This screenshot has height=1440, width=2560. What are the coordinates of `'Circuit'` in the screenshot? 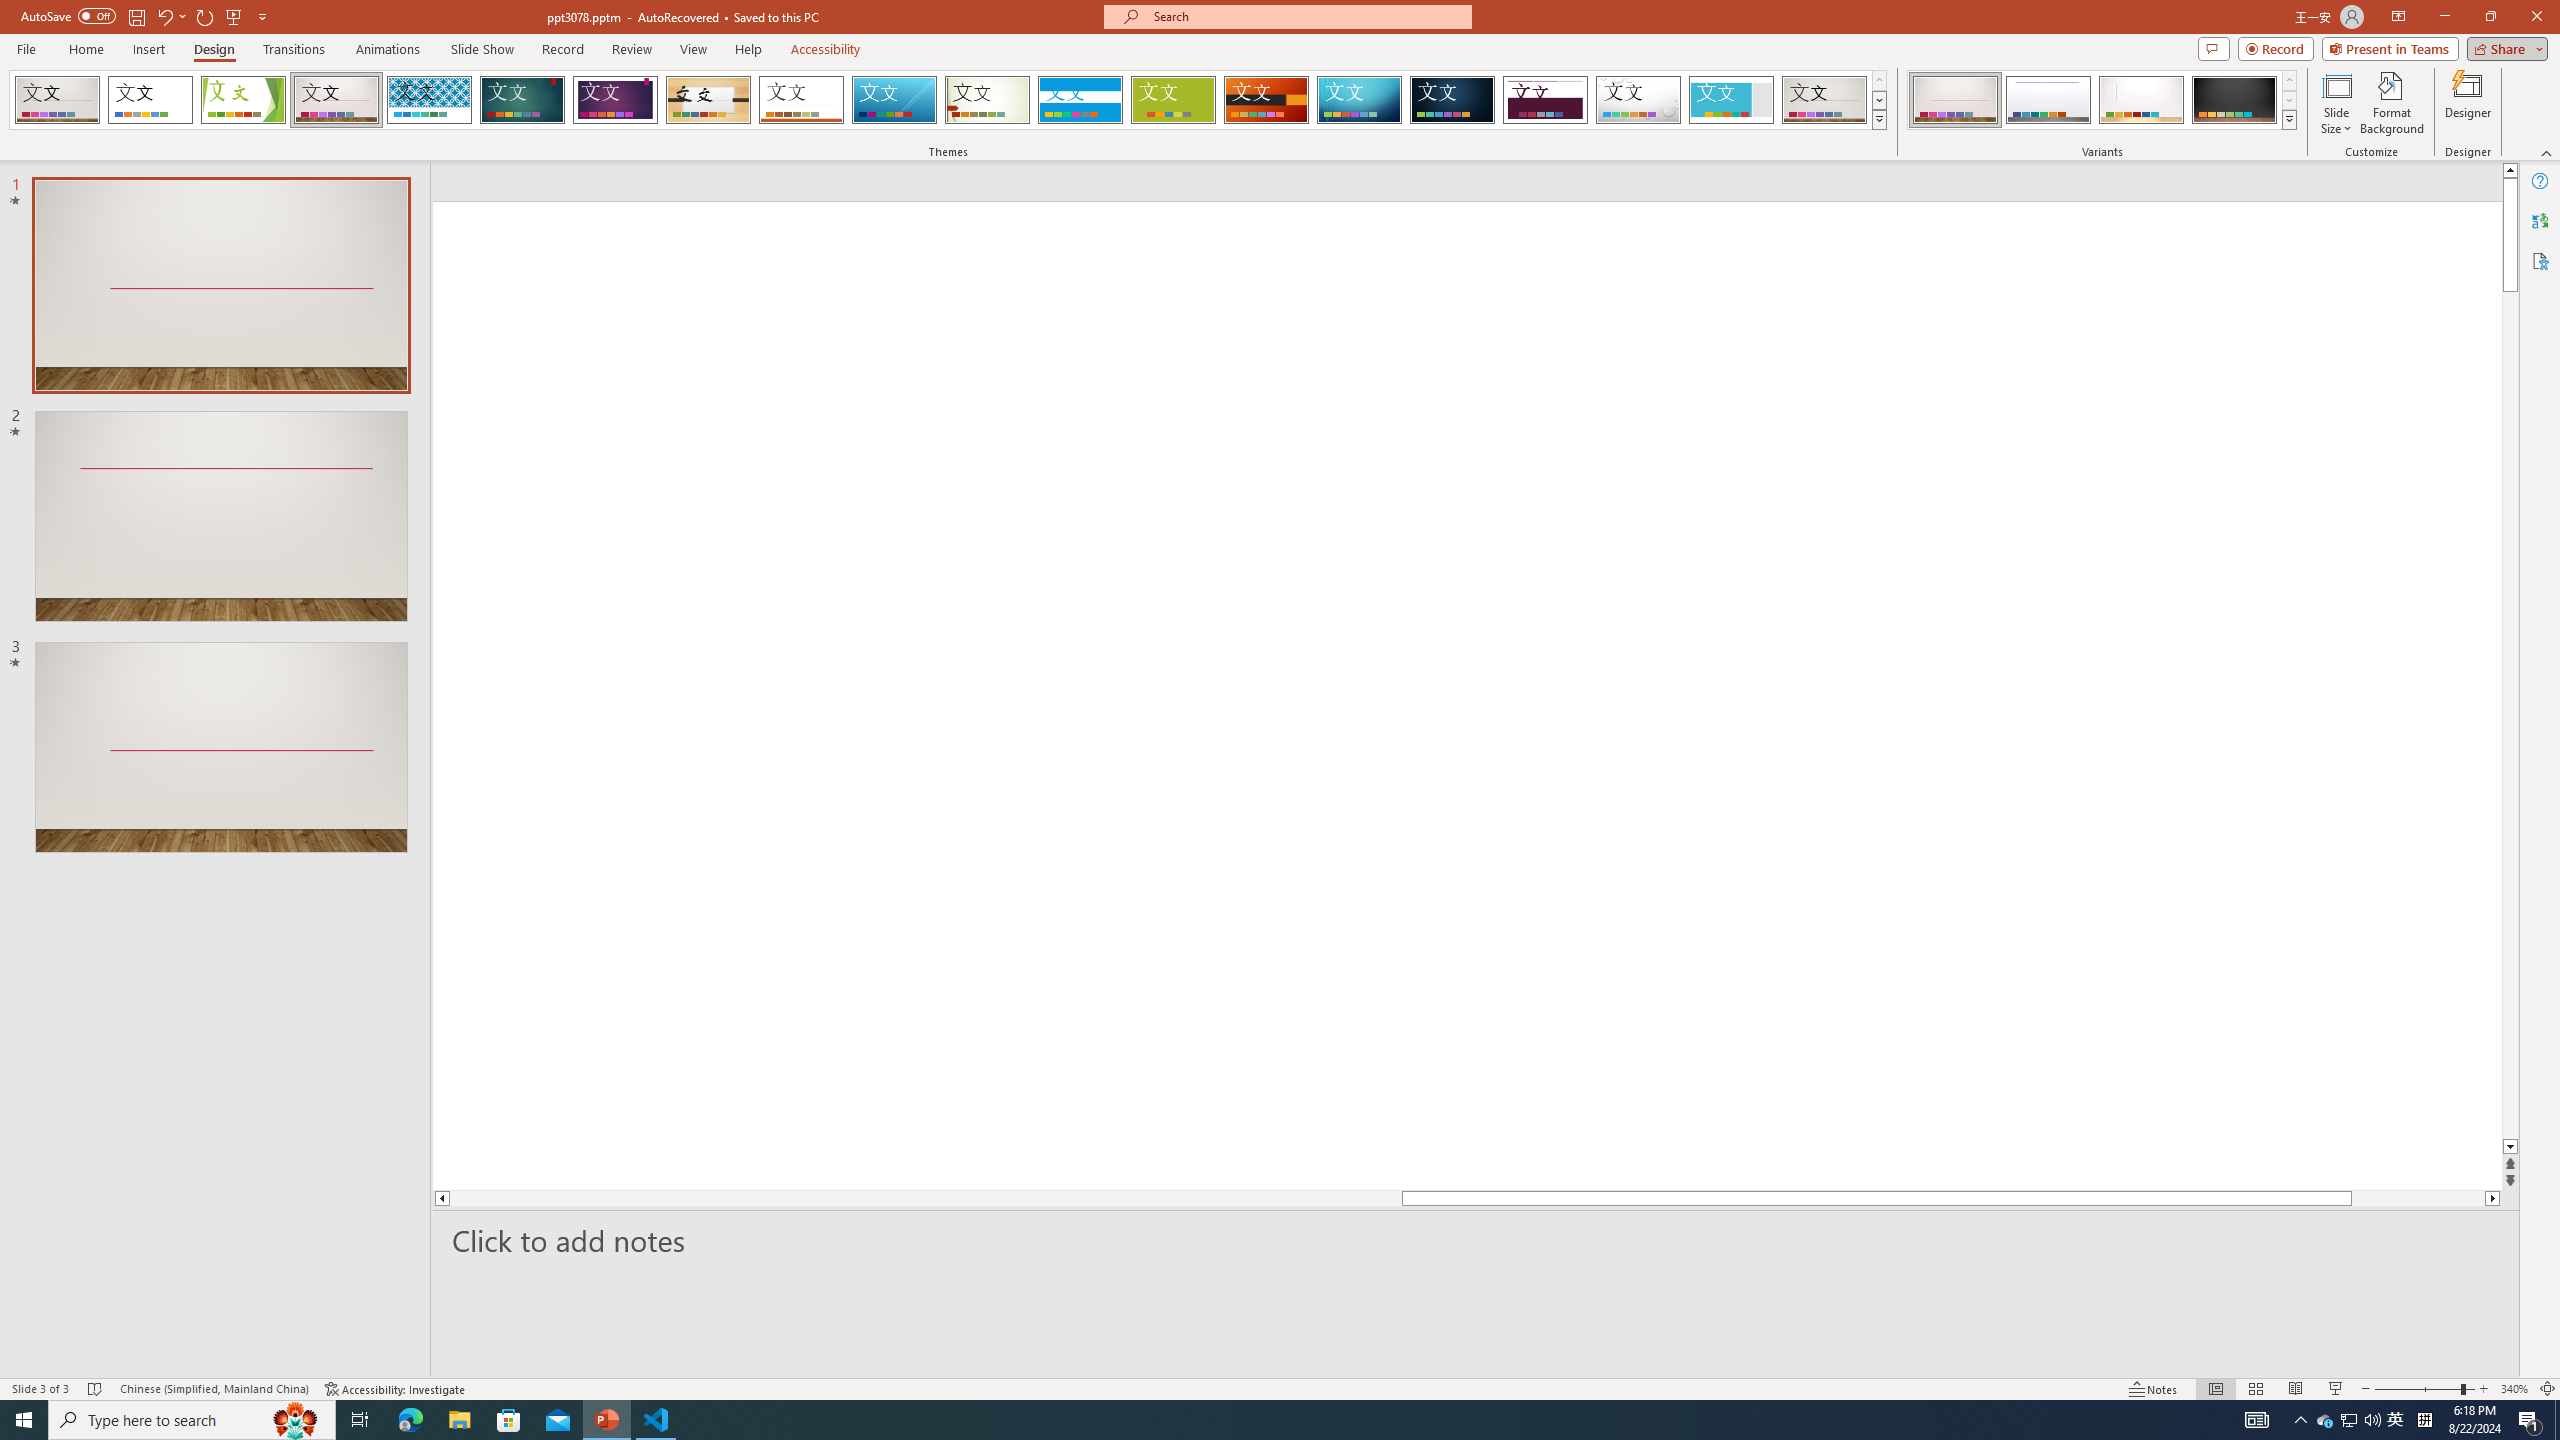 It's located at (1358, 99).